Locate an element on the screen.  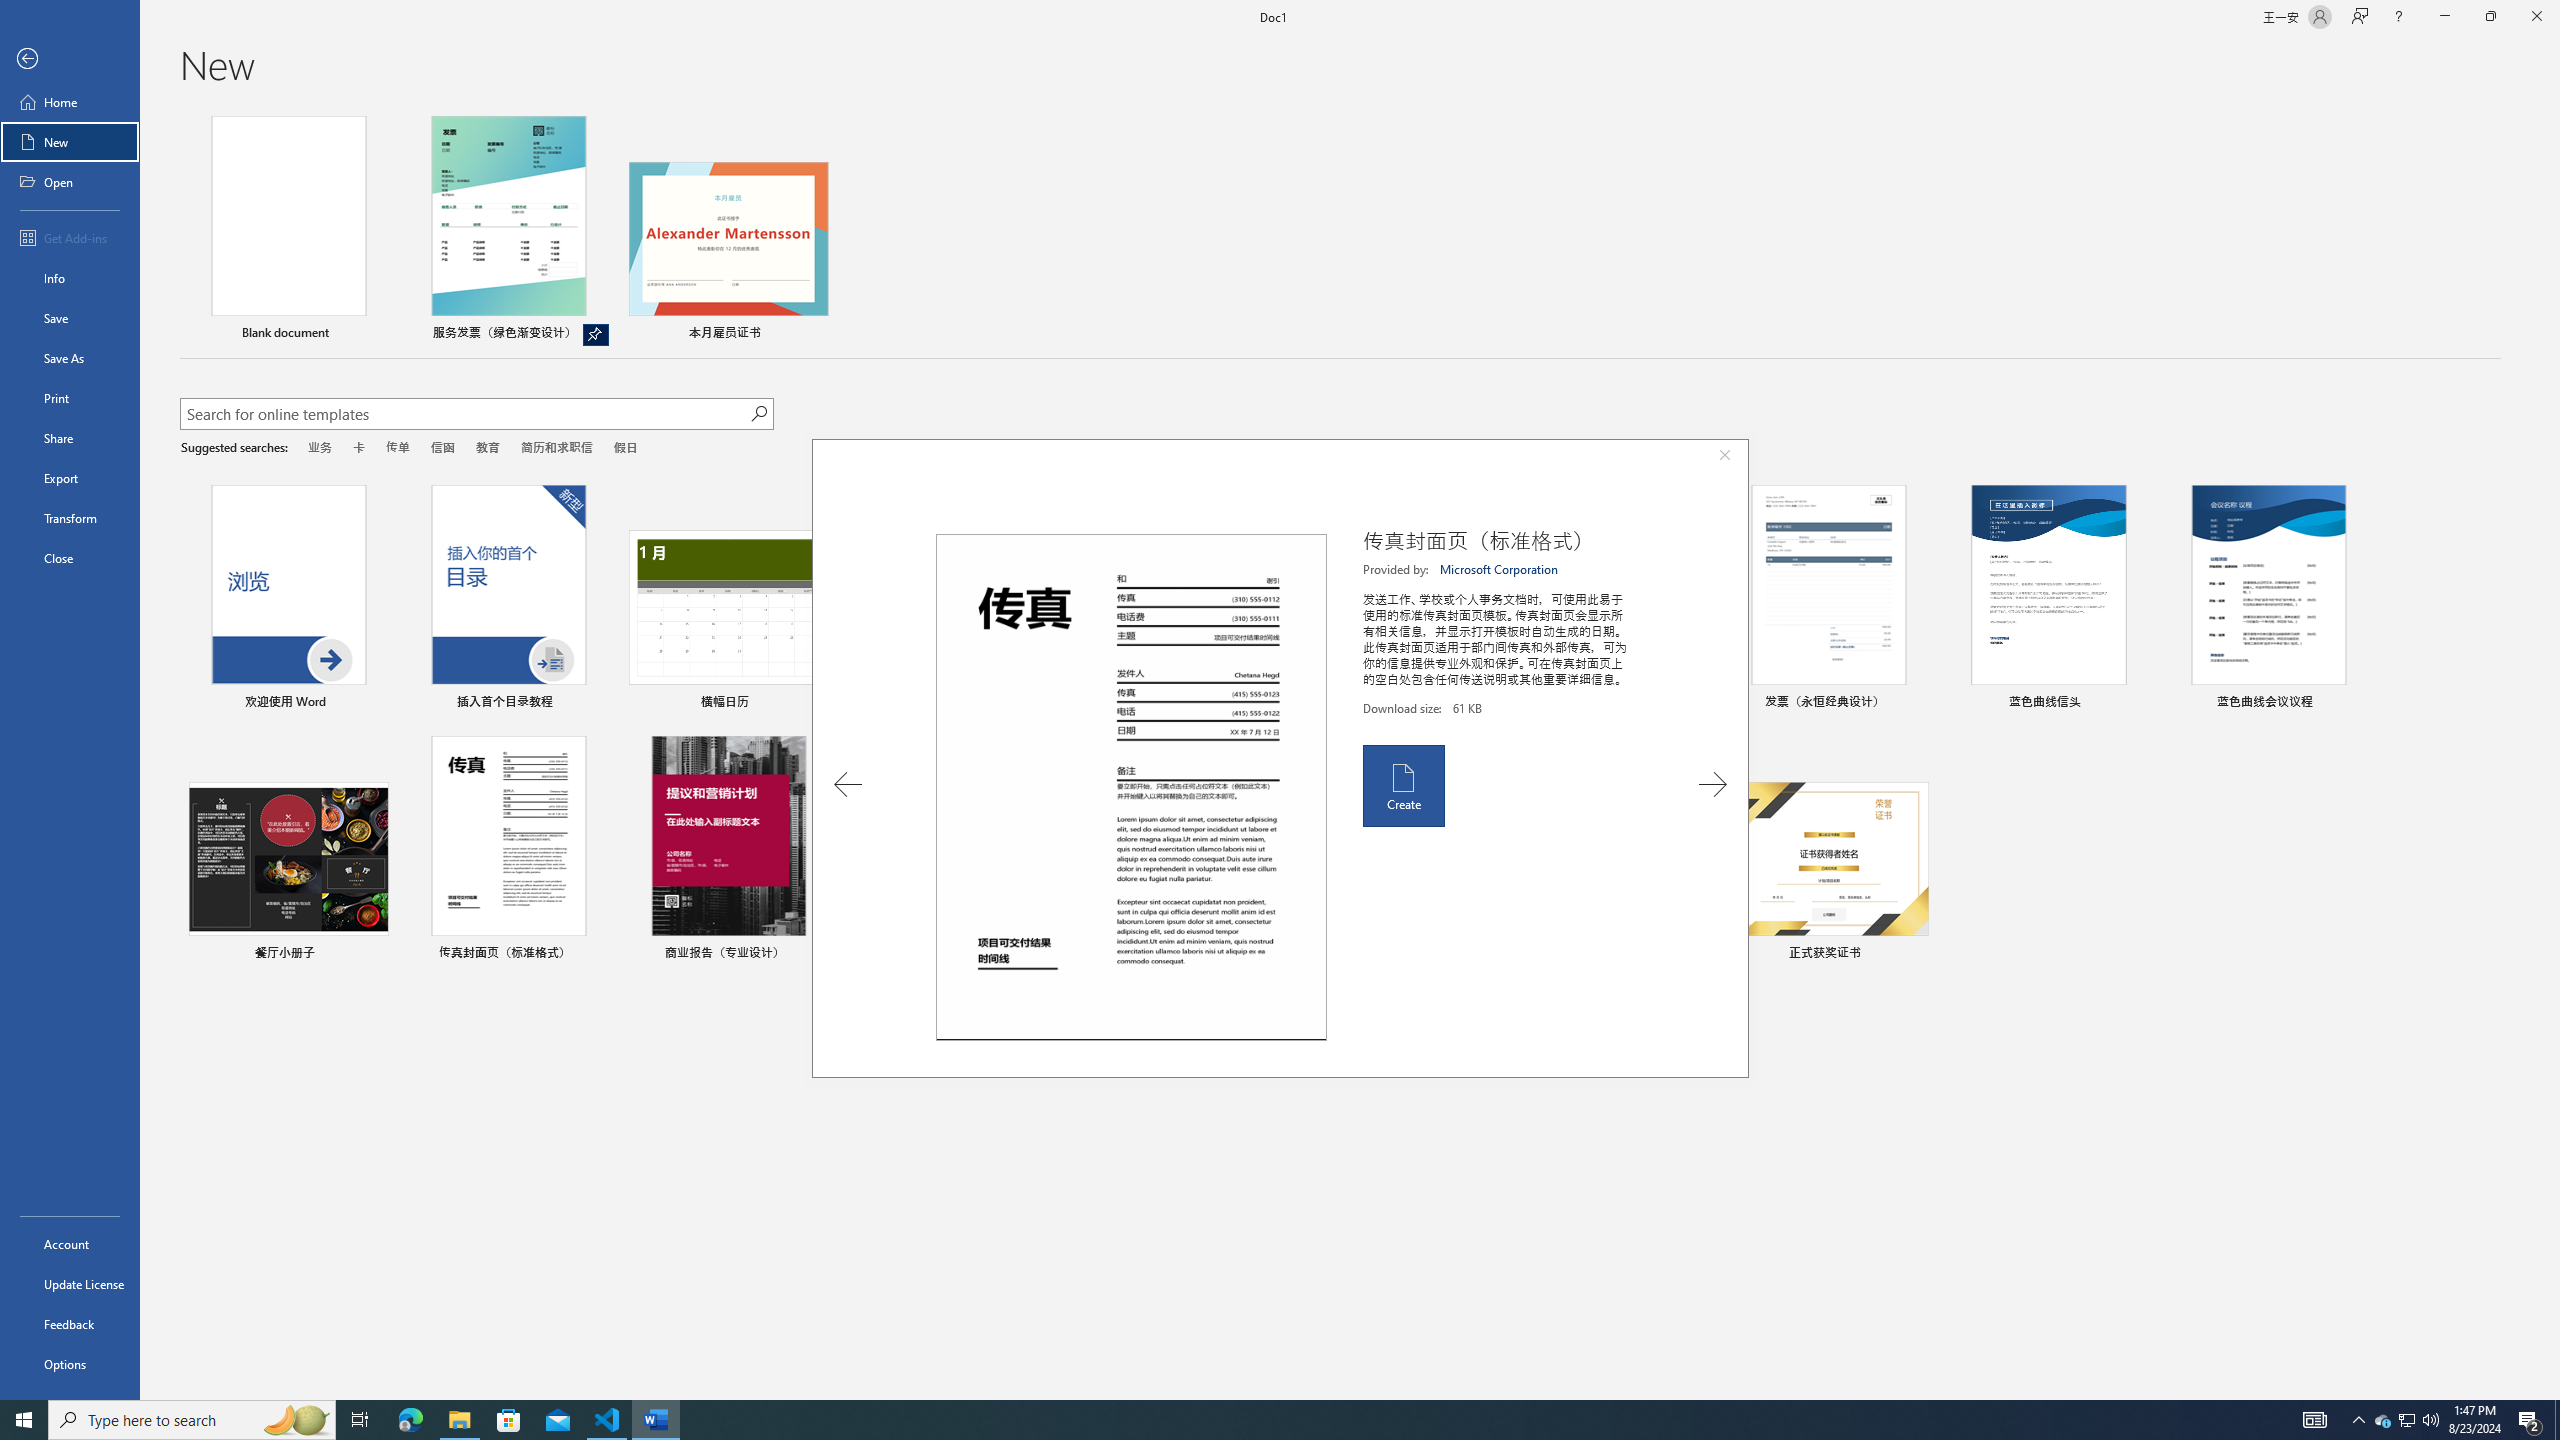
'Account' is located at coordinates (69, 1244).